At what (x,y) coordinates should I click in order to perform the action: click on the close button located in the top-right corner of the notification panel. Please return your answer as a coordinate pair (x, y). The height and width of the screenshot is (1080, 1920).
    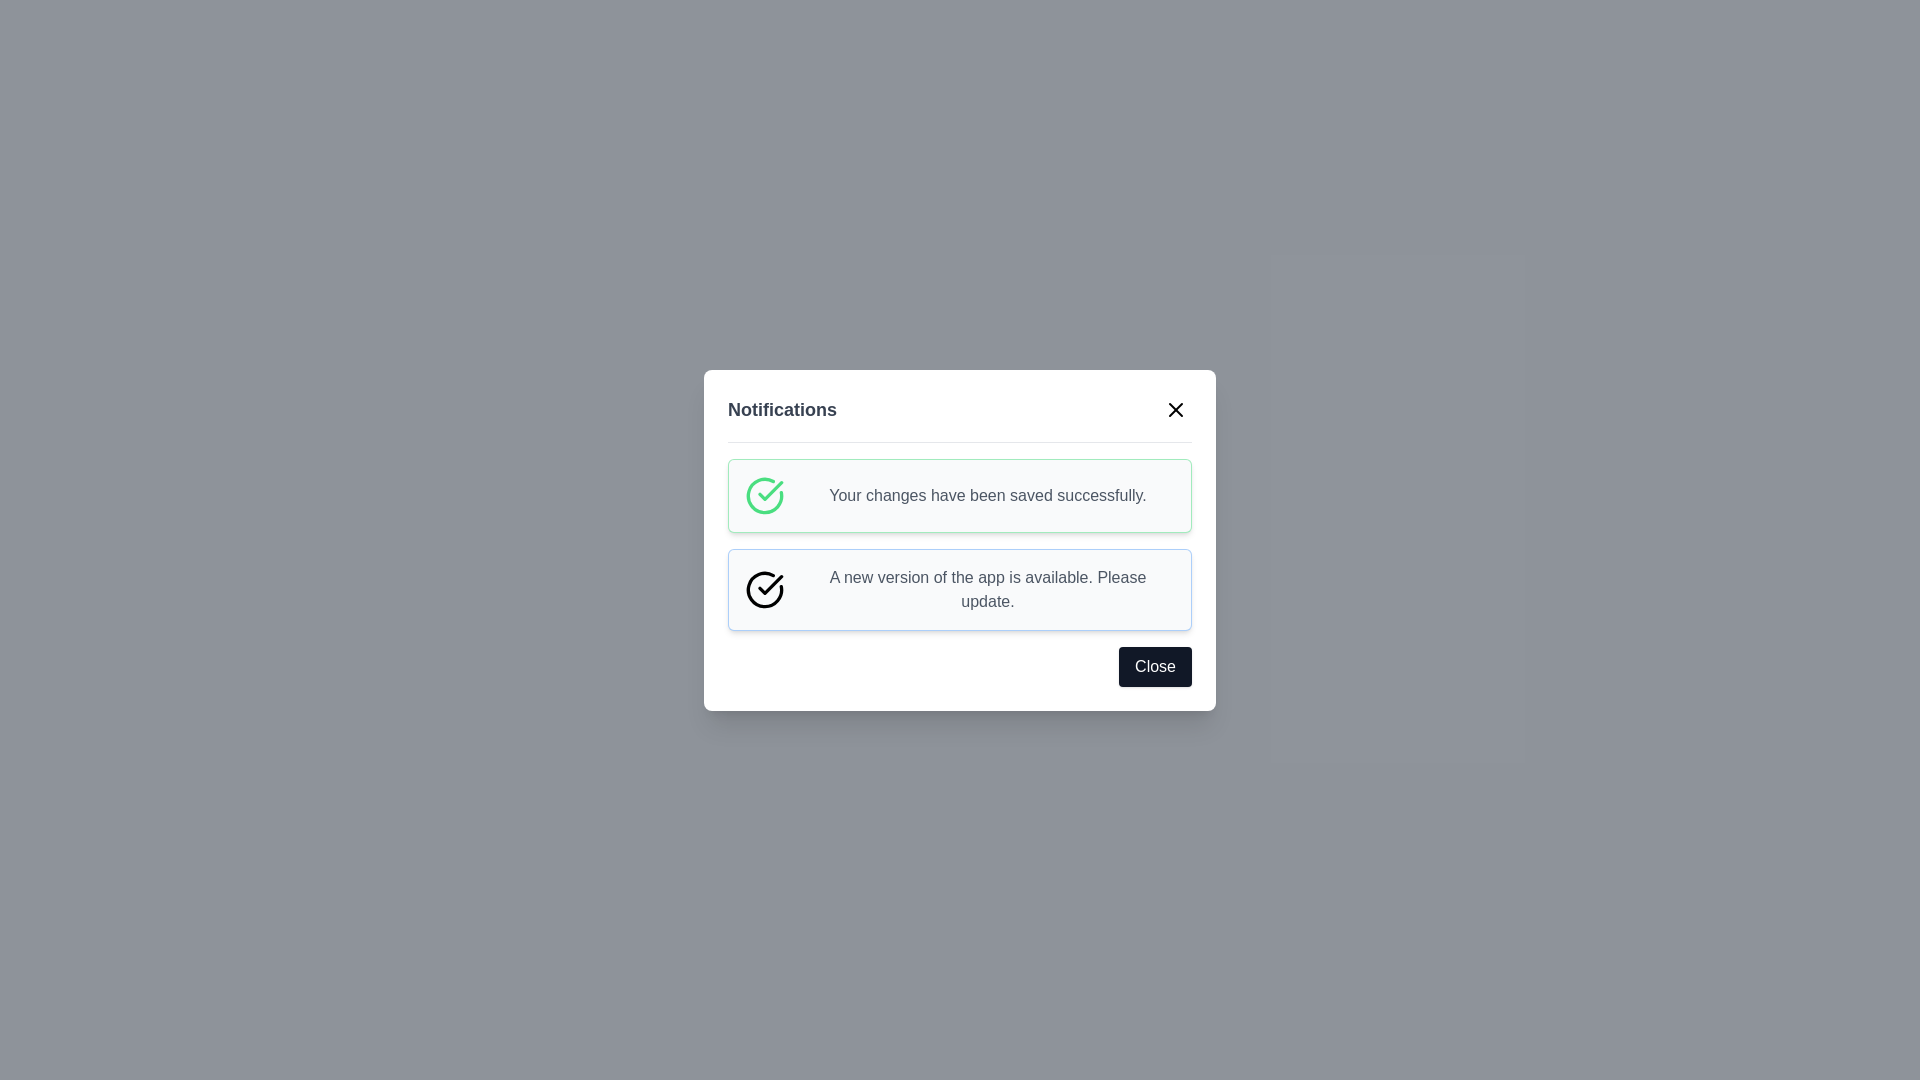
    Looking at the image, I should click on (1176, 408).